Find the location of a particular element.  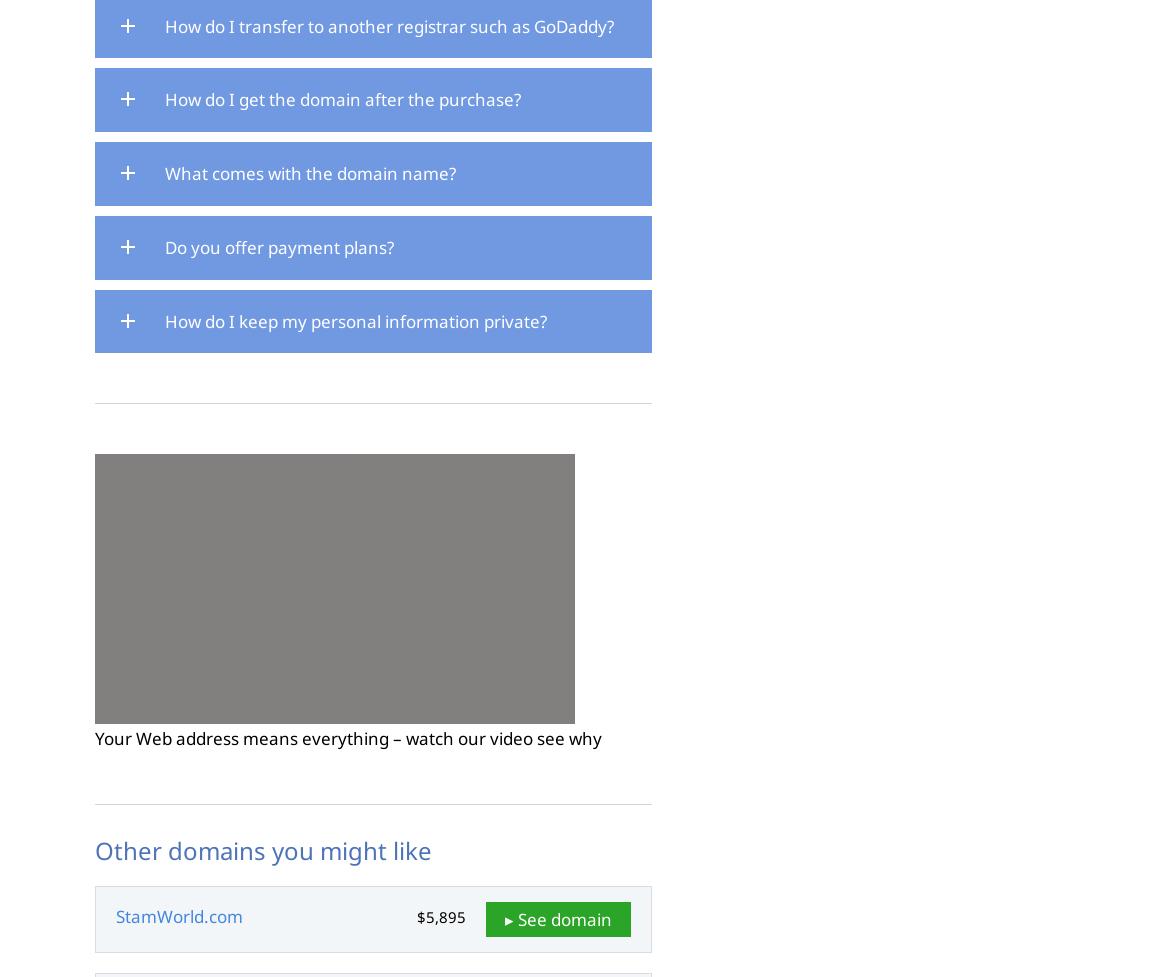

'How do I keep my personal information private?' is located at coordinates (356, 319).